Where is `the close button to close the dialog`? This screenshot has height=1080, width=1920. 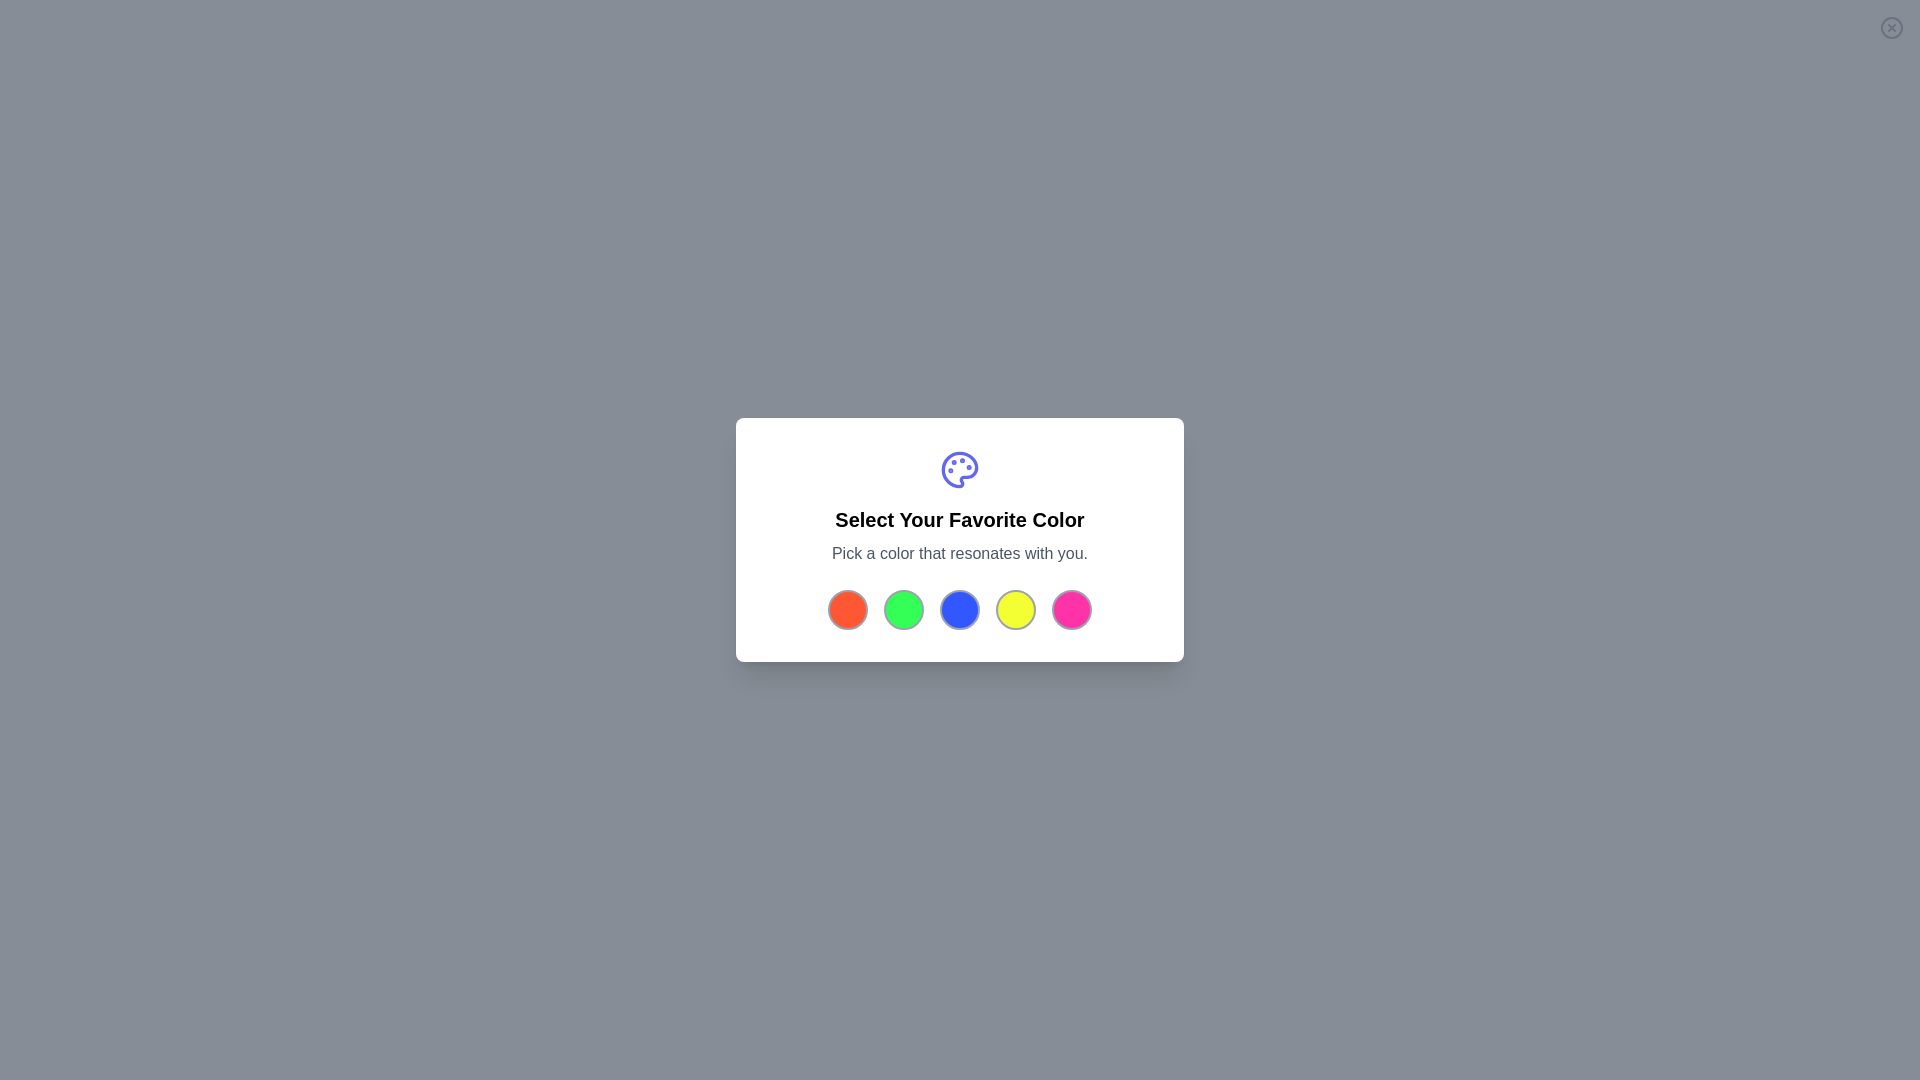
the close button to close the dialog is located at coordinates (1890, 27).